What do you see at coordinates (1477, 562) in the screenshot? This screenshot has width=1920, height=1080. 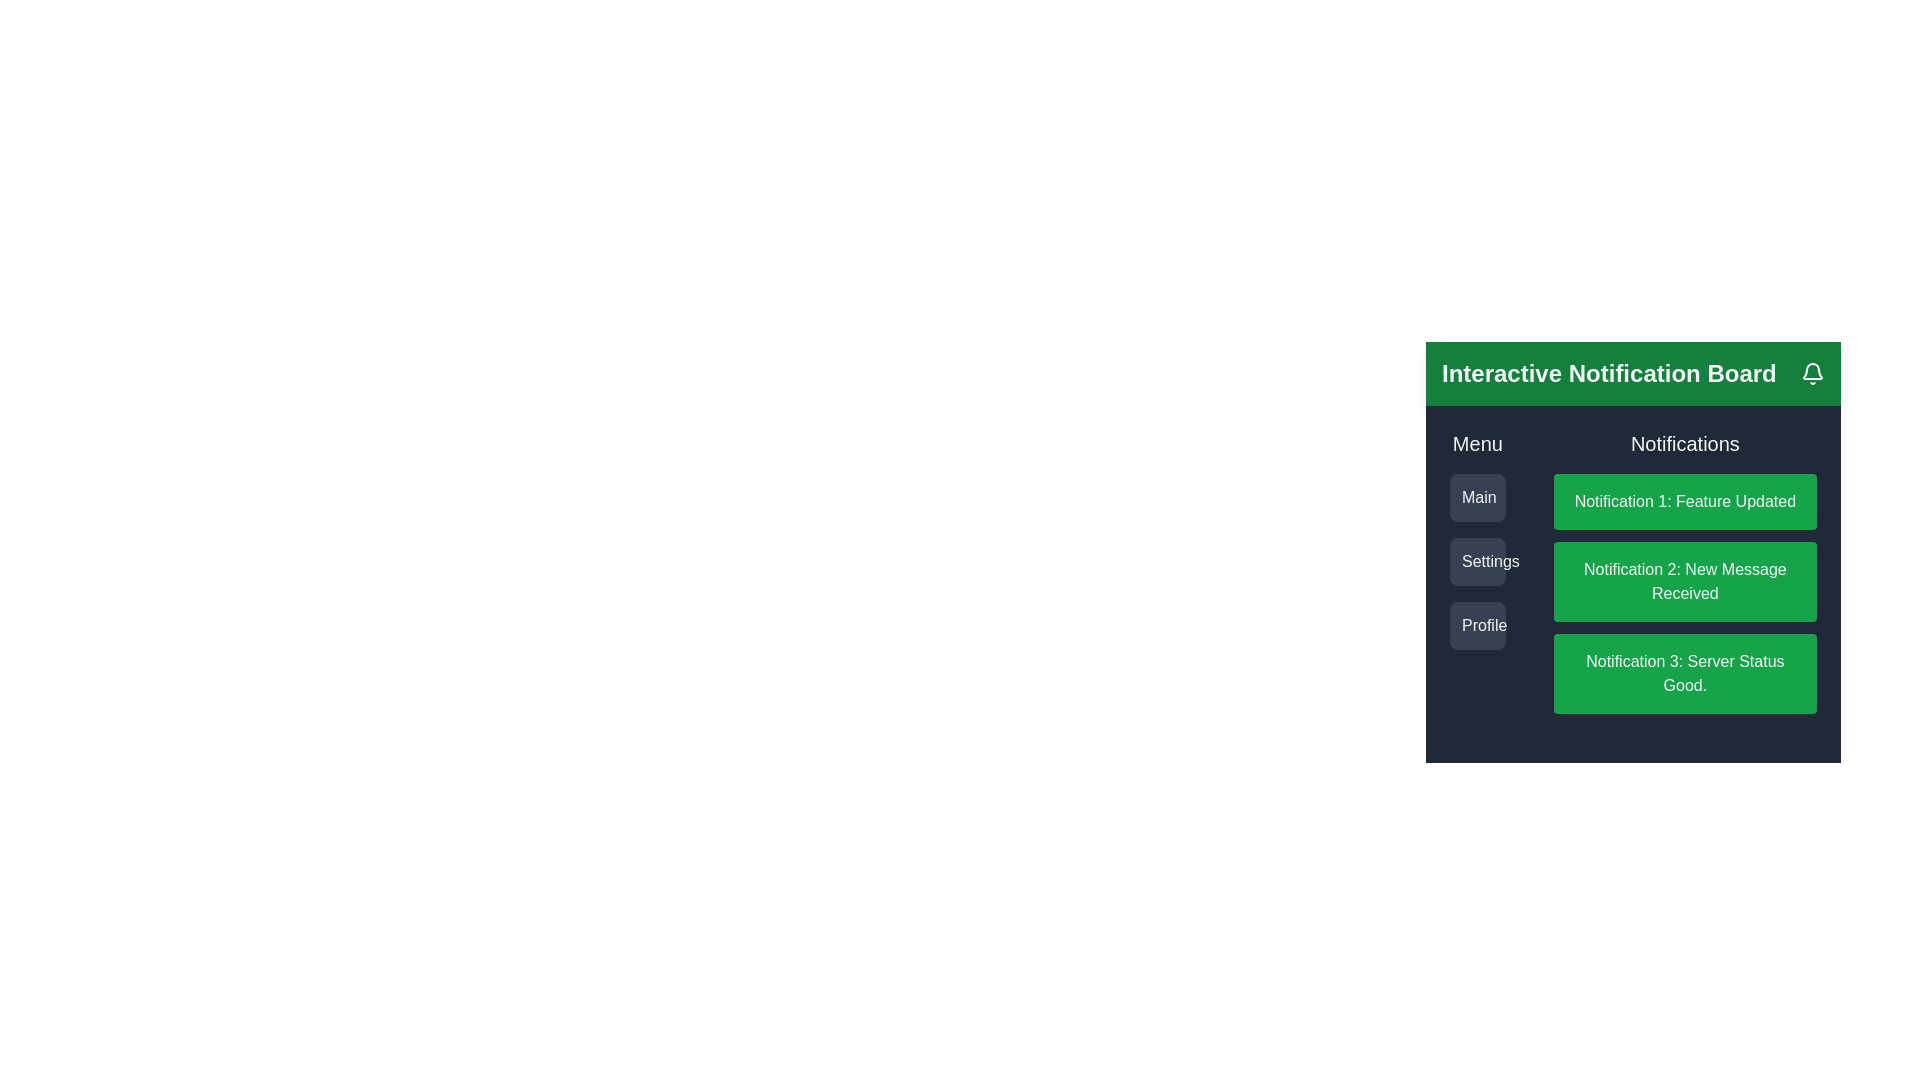 I see `the 'Settings' button, which is a rectangular button with white text on a dark gray background, located in the Menu section` at bounding box center [1477, 562].